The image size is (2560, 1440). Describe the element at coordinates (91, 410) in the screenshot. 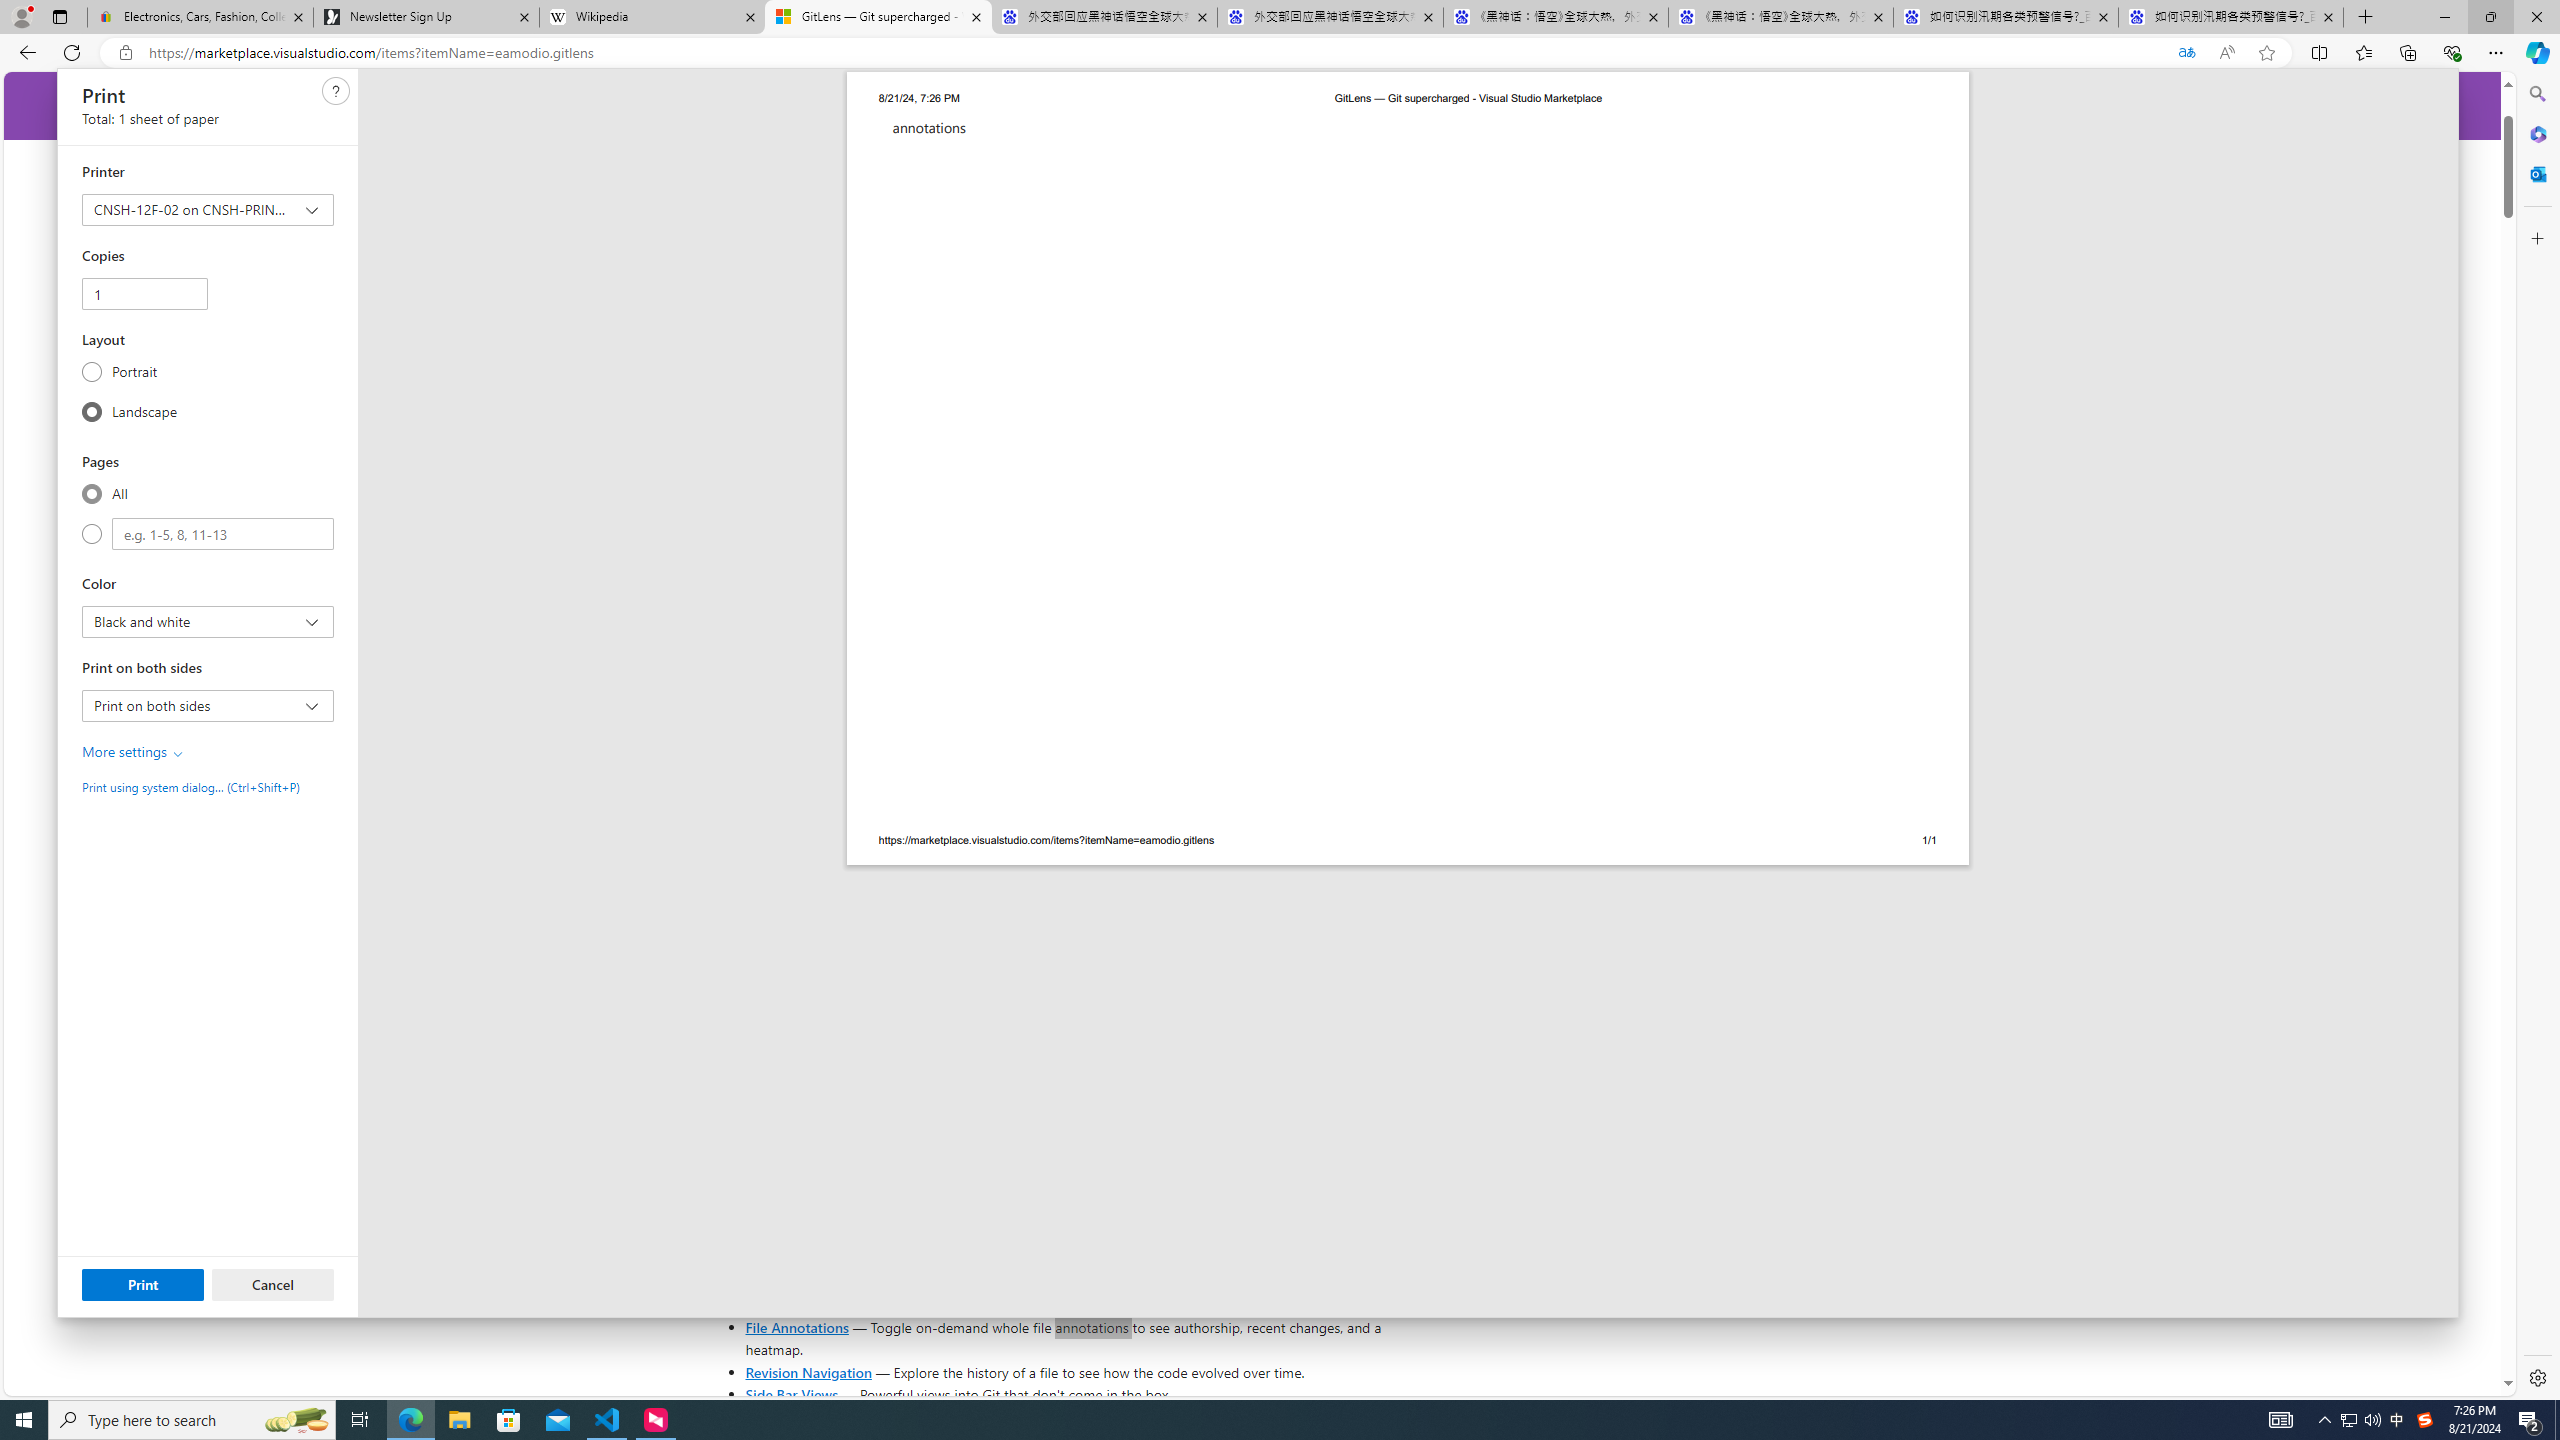

I see `'Landscape'` at that location.